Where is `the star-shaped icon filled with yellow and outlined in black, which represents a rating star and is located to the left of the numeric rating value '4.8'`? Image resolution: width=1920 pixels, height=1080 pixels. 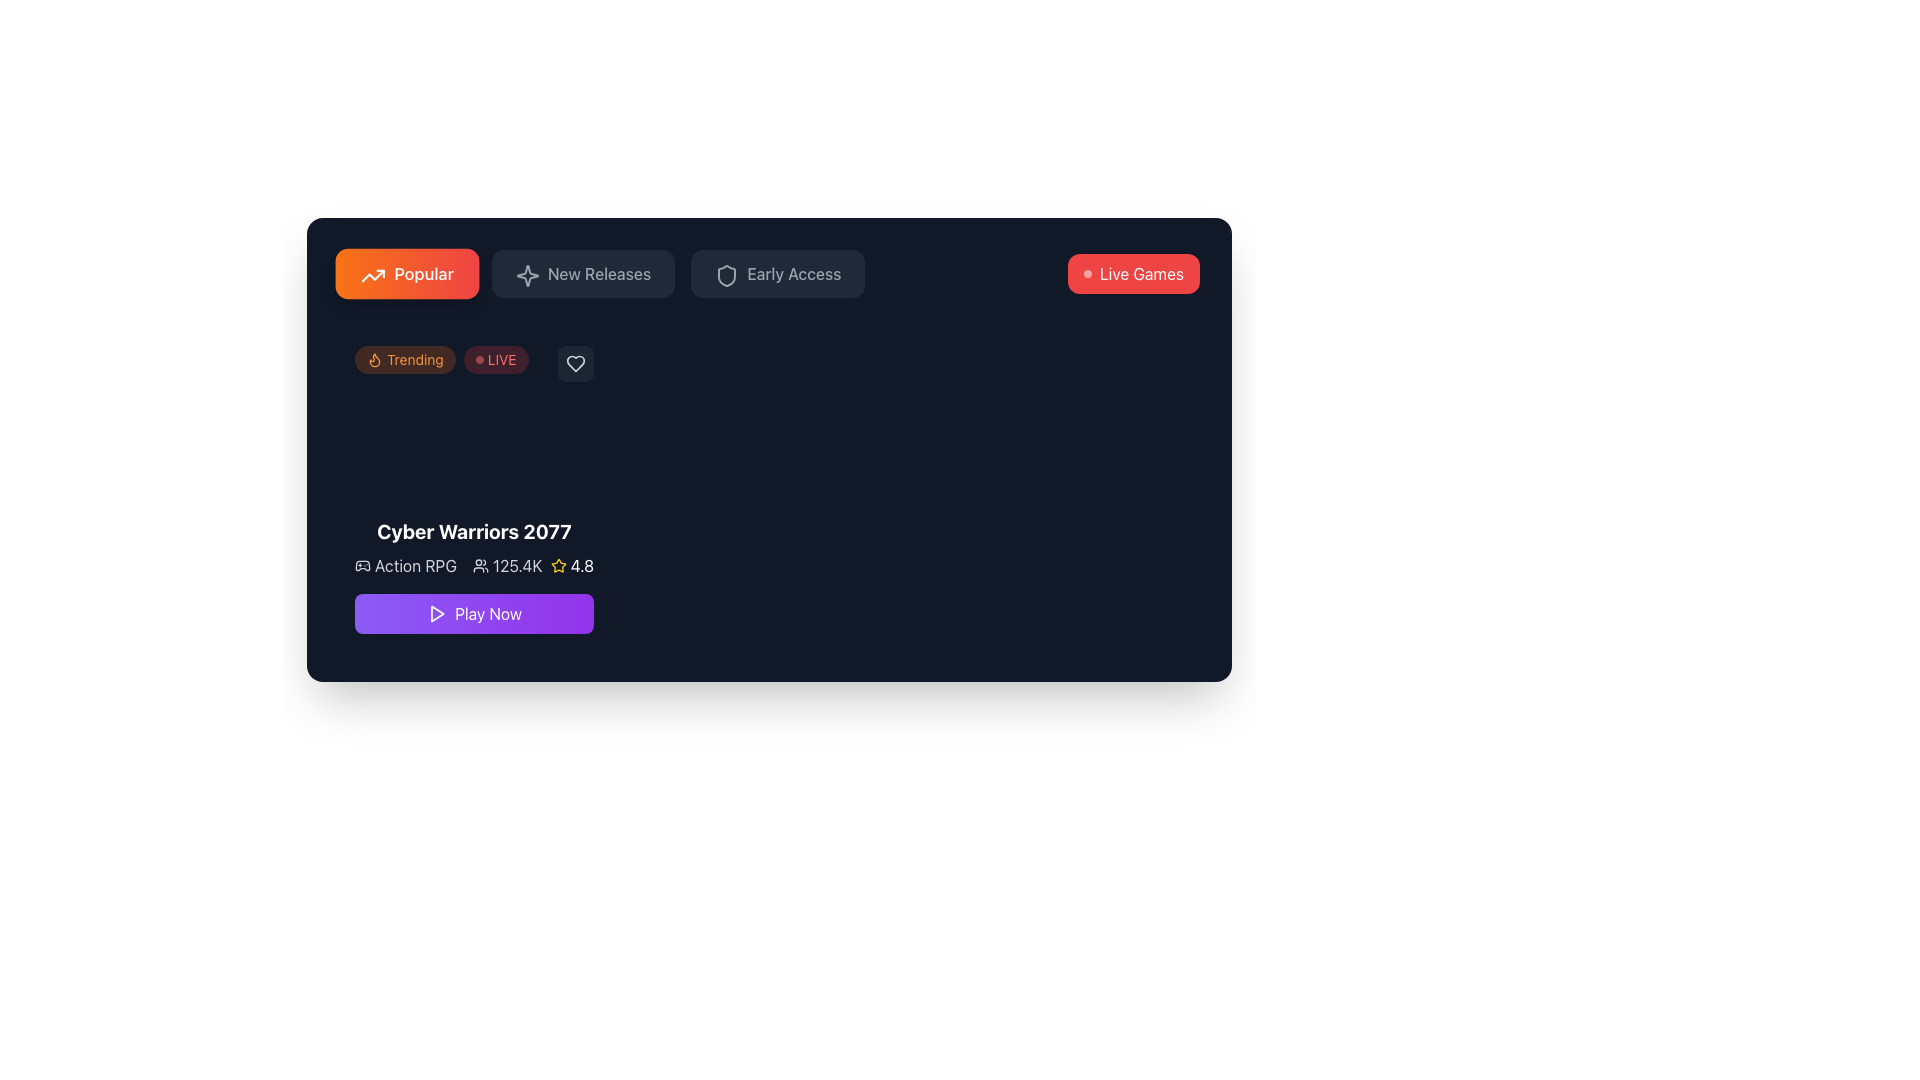 the star-shaped icon filled with yellow and outlined in black, which represents a rating star and is located to the left of the numeric rating value '4.8' is located at coordinates (558, 566).